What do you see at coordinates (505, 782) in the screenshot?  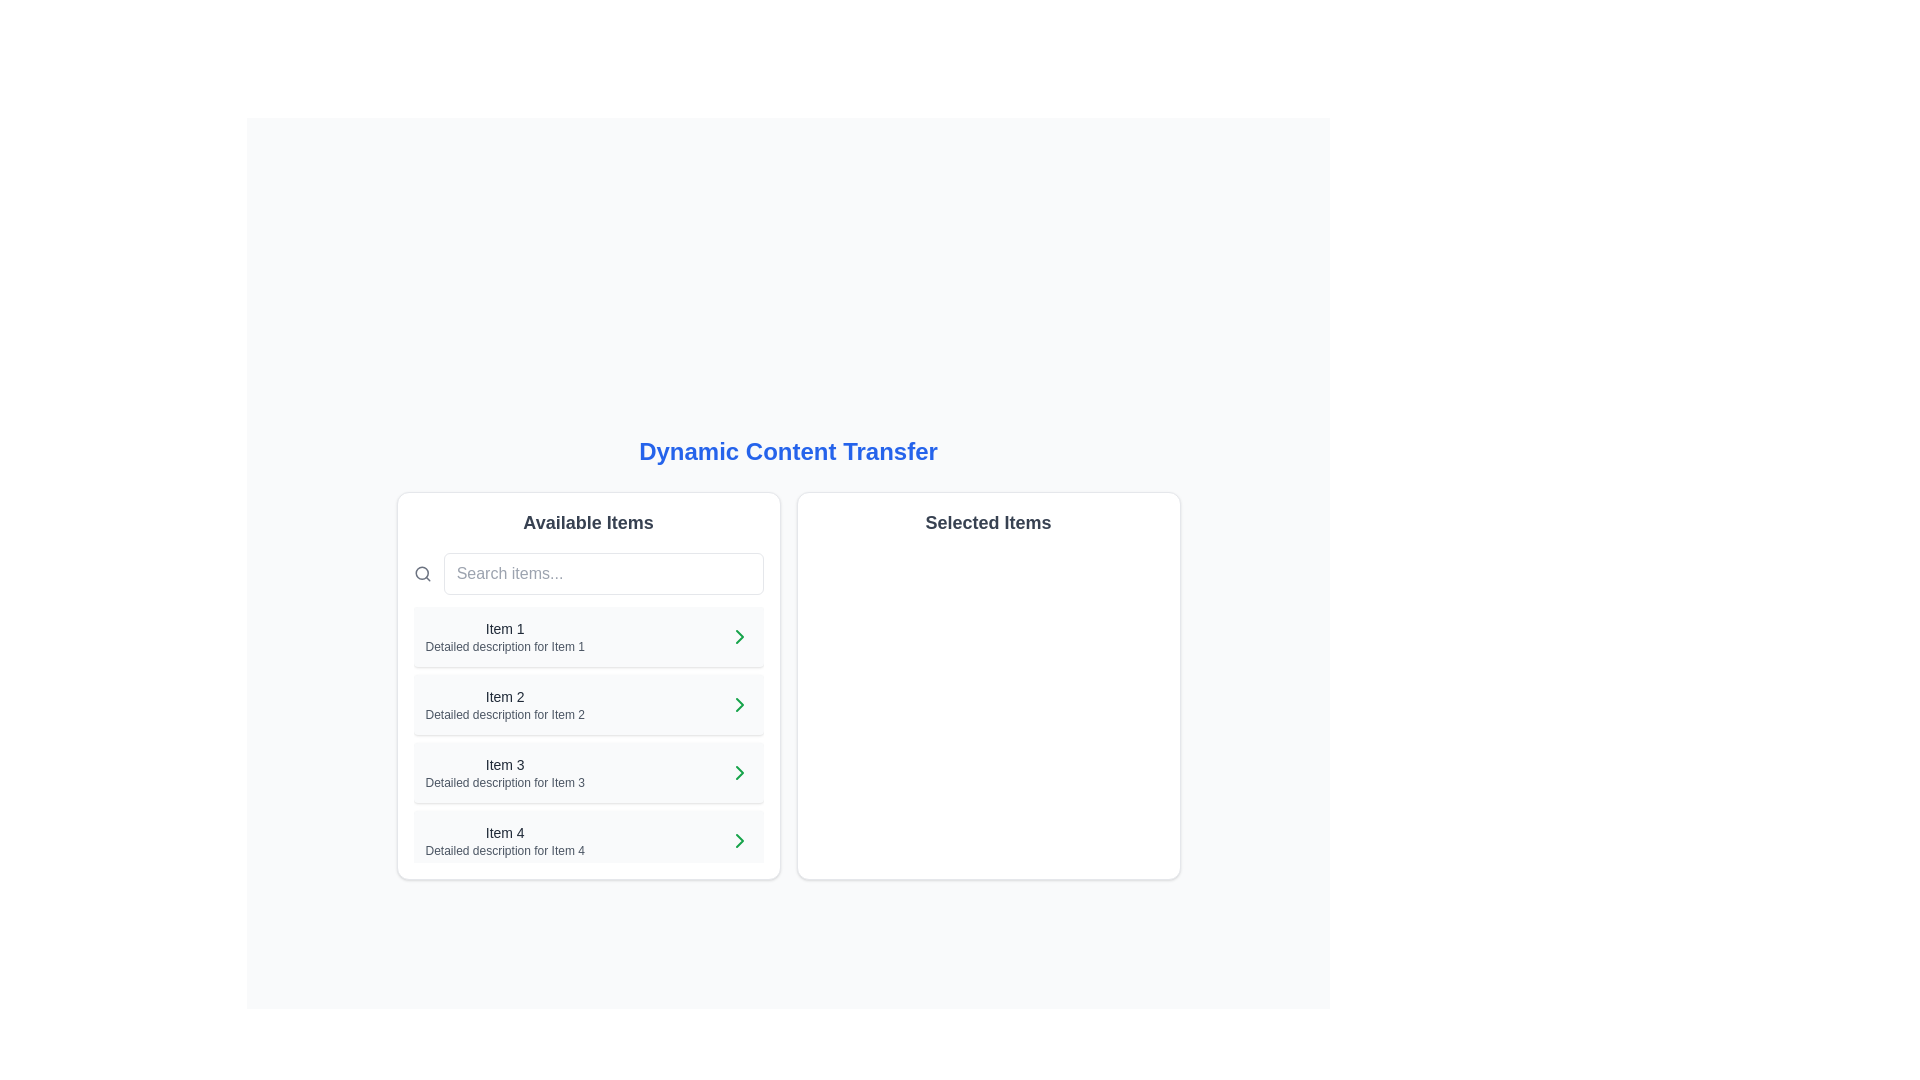 I see `the descriptive label for 'Item 3', which is the second text display element in the 'Available Items' section, located in the third row of the list` at bounding box center [505, 782].